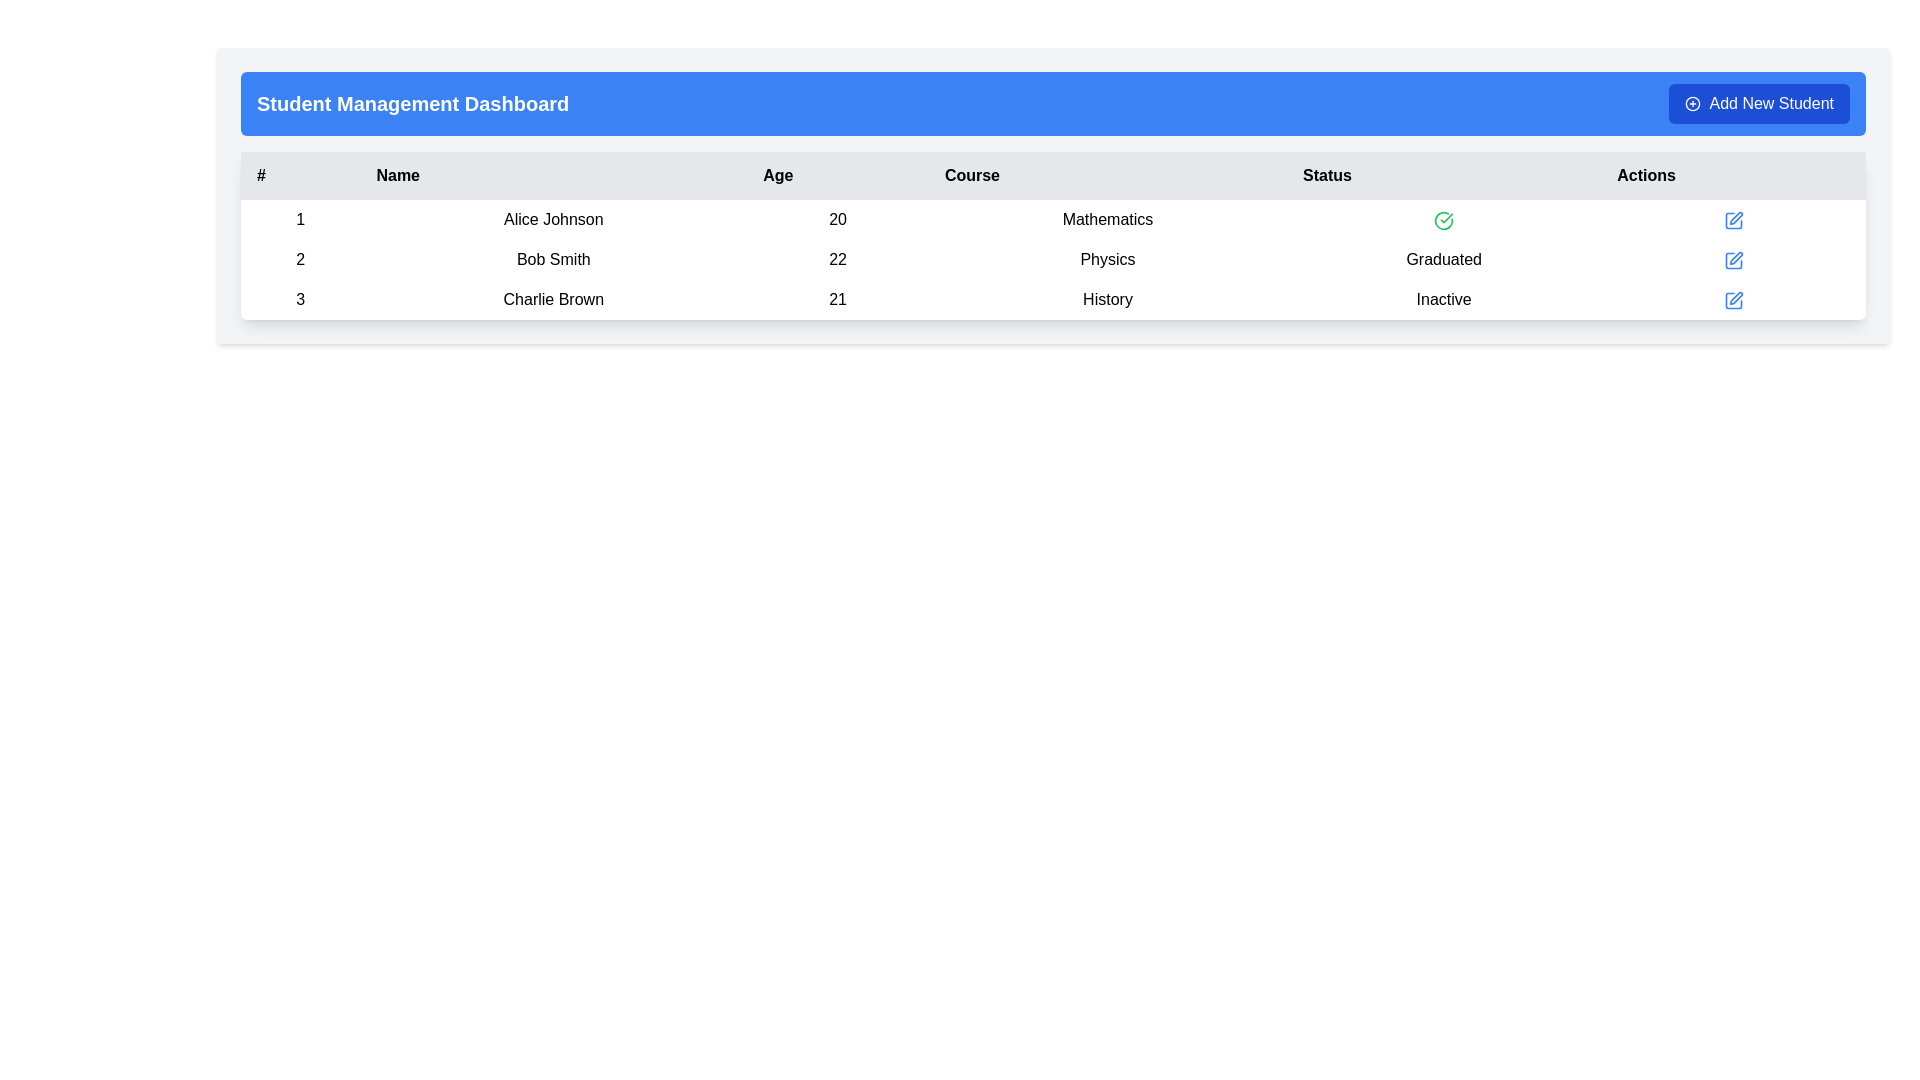 This screenshot has height=1080, width=1920. Describe the element at coordinates (1107, 300) in the screenshot. I see `the 'History' text element located in the third row of the table under the 'Course' column` at that location.